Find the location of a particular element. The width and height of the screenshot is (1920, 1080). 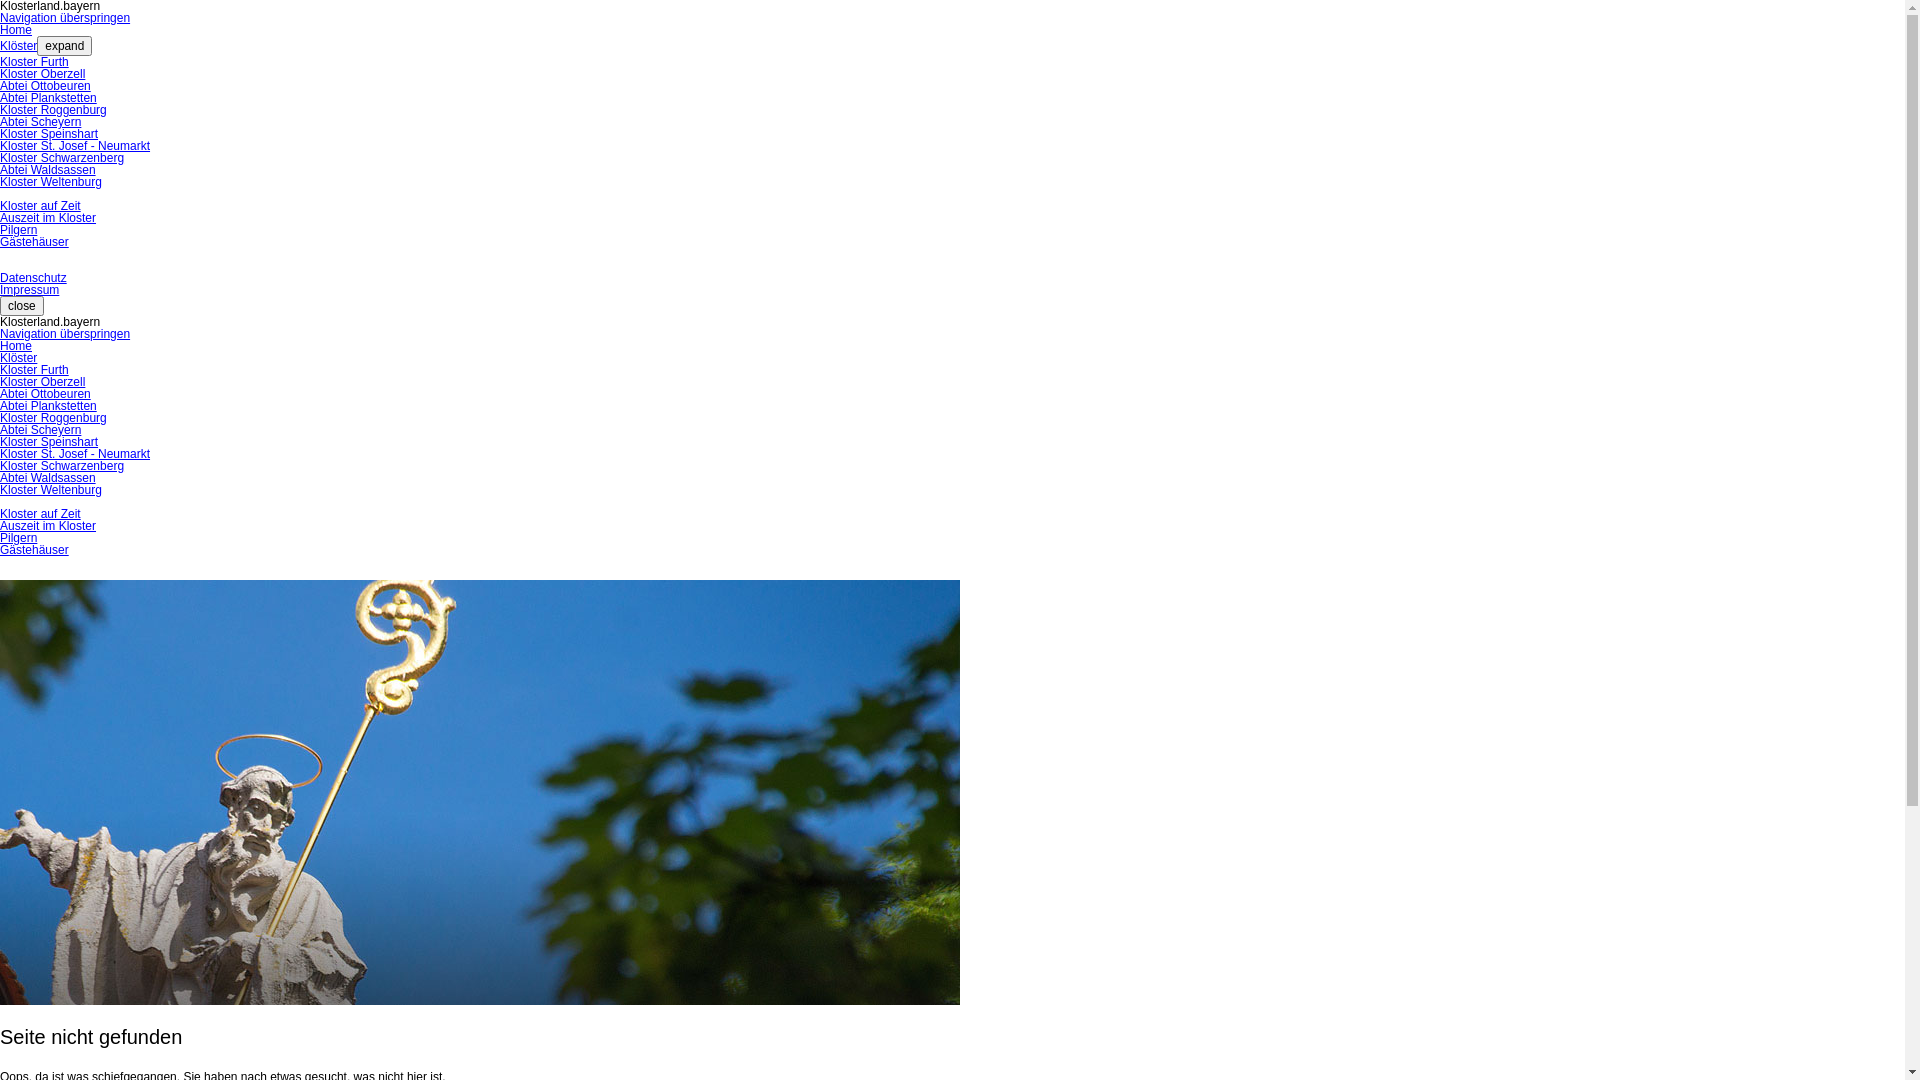

'Abtei Waldsassen' is located at coordinates (48, 168).